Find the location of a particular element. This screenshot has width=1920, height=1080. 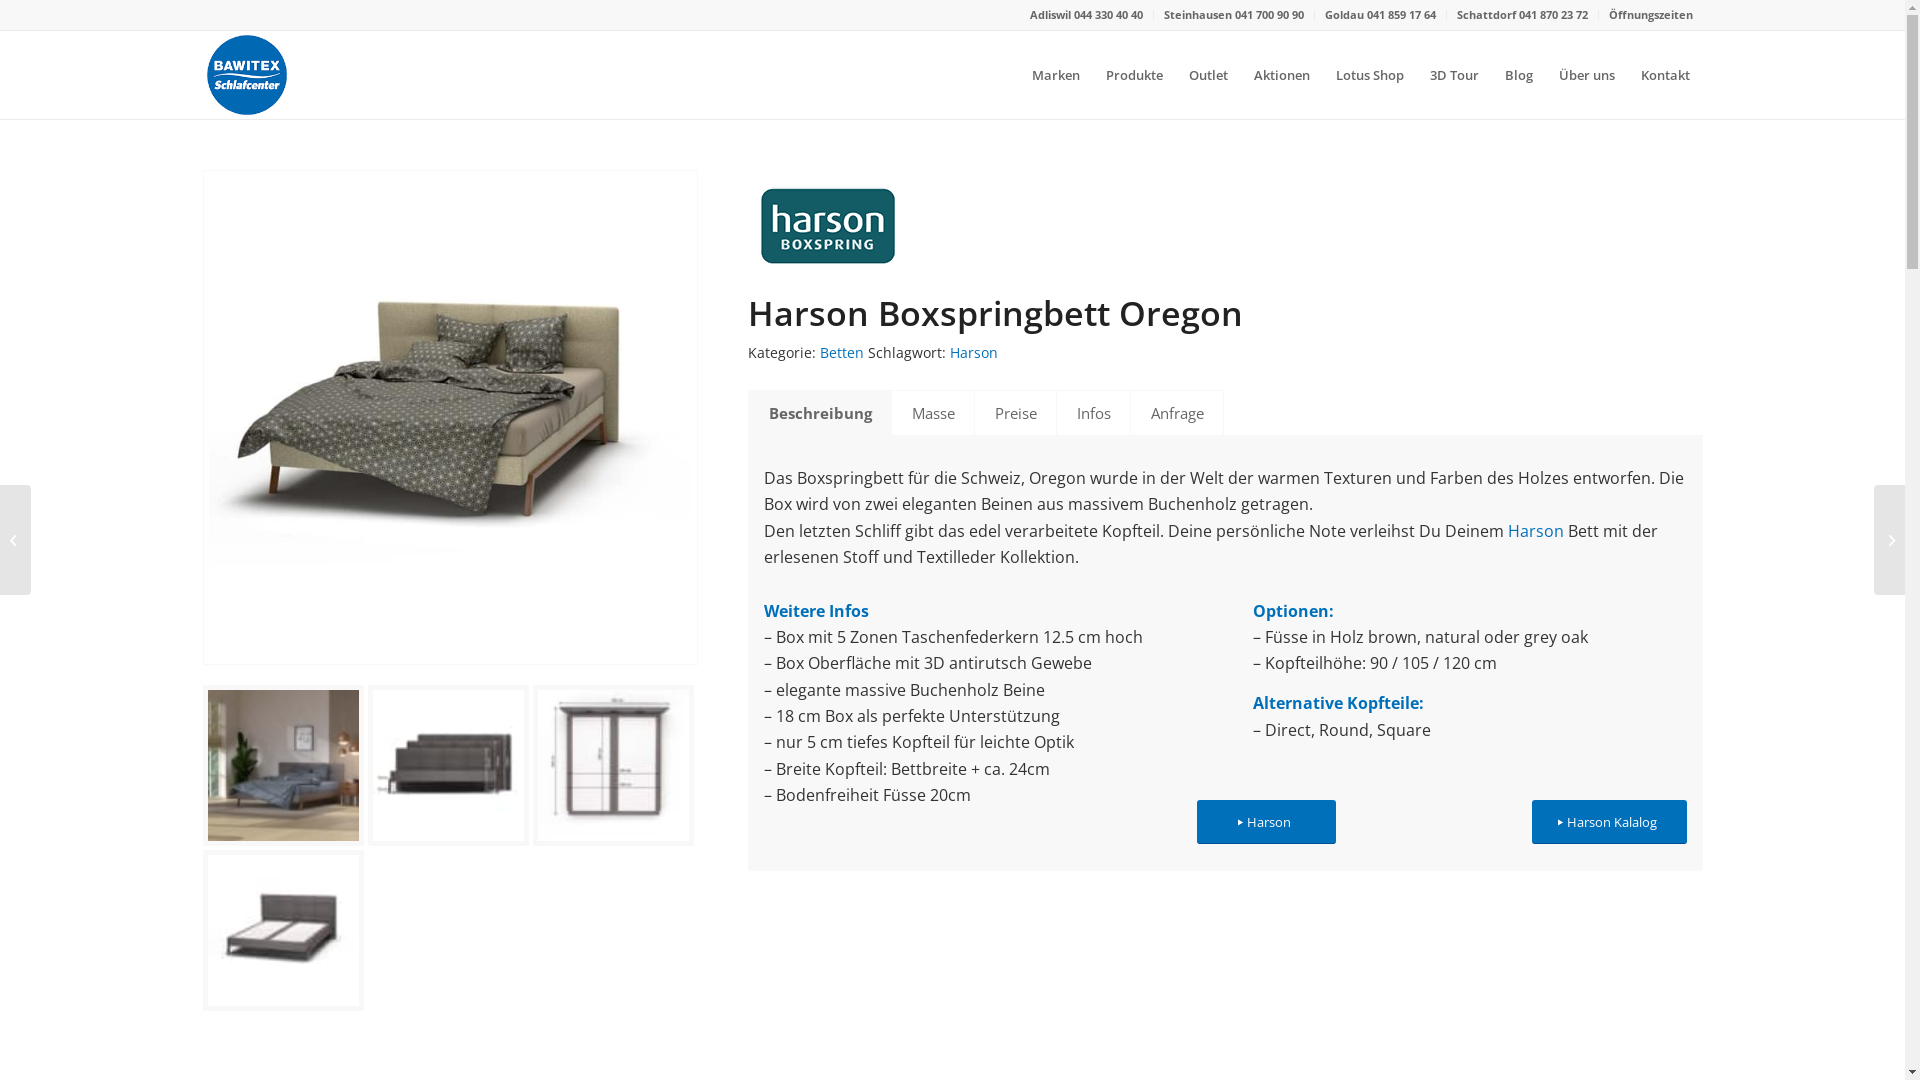

'044 330 40 40' is located at coordinates (1107, 14).